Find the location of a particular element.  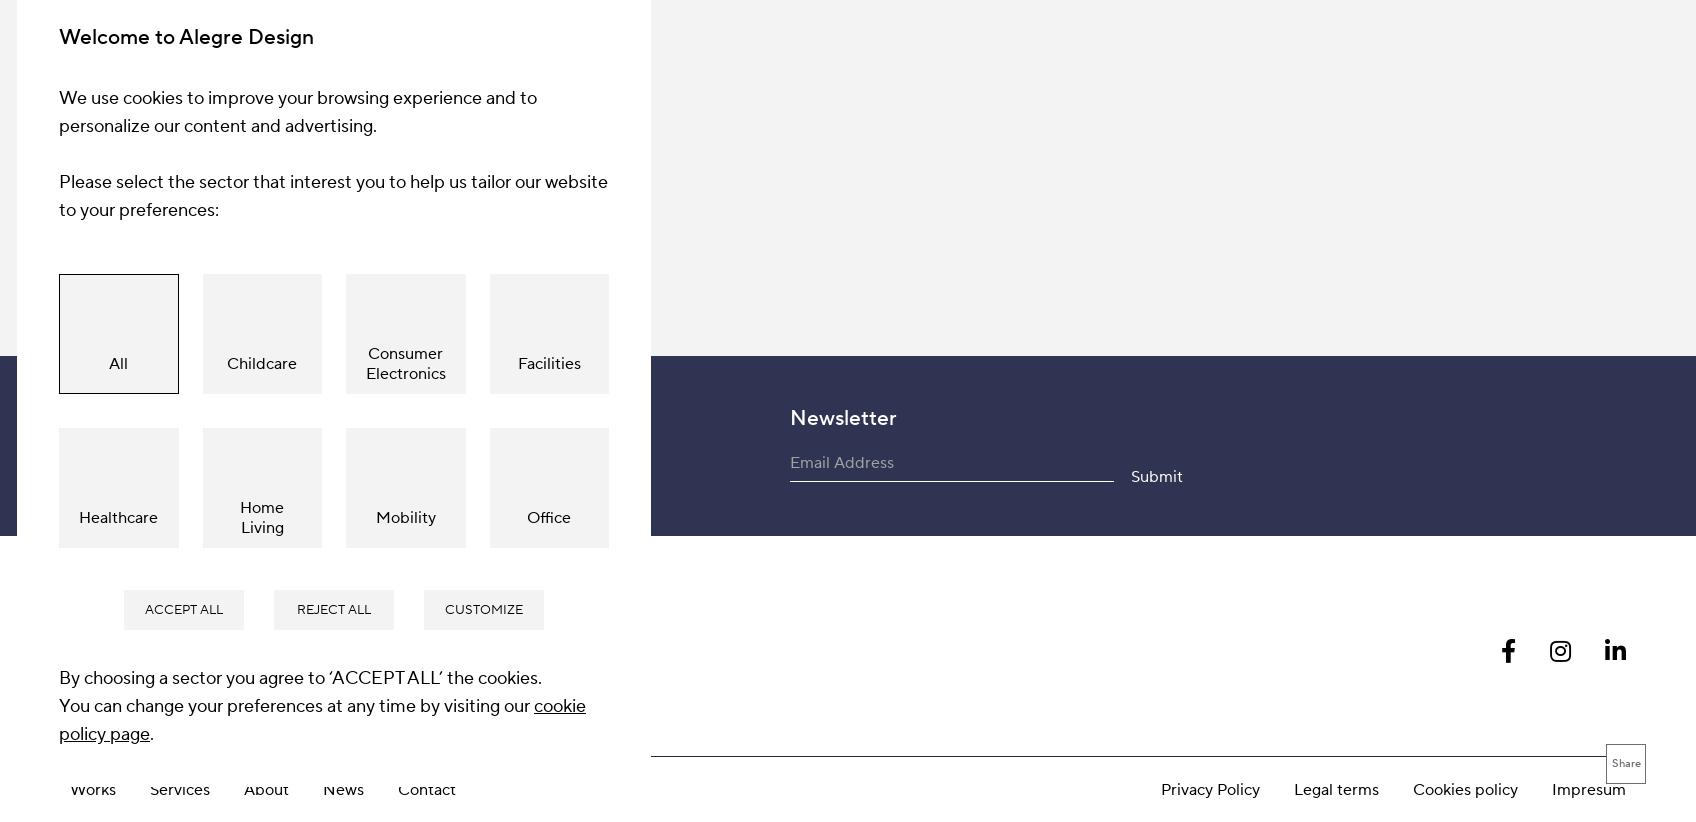

'Cookies policy' is located at coordinates (1465, 340).